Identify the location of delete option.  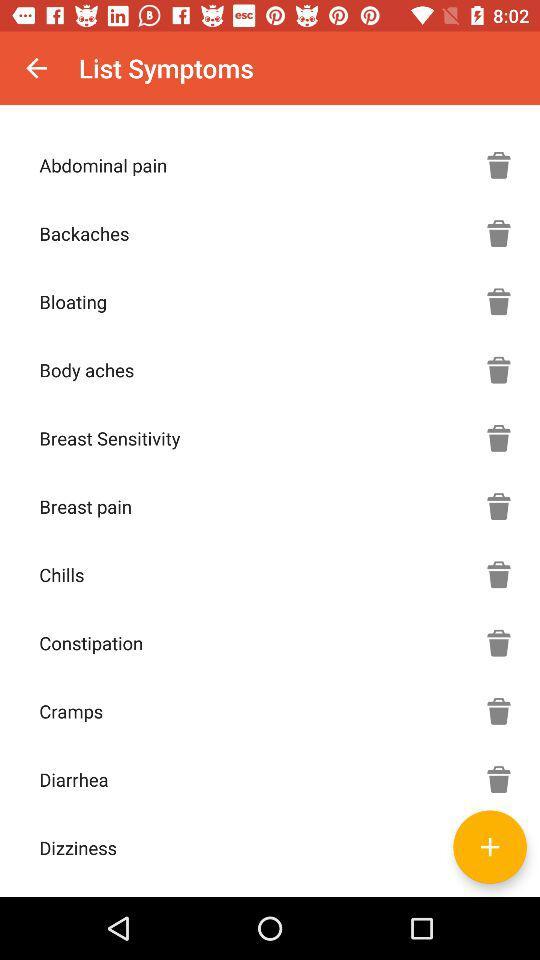
(498, 164).